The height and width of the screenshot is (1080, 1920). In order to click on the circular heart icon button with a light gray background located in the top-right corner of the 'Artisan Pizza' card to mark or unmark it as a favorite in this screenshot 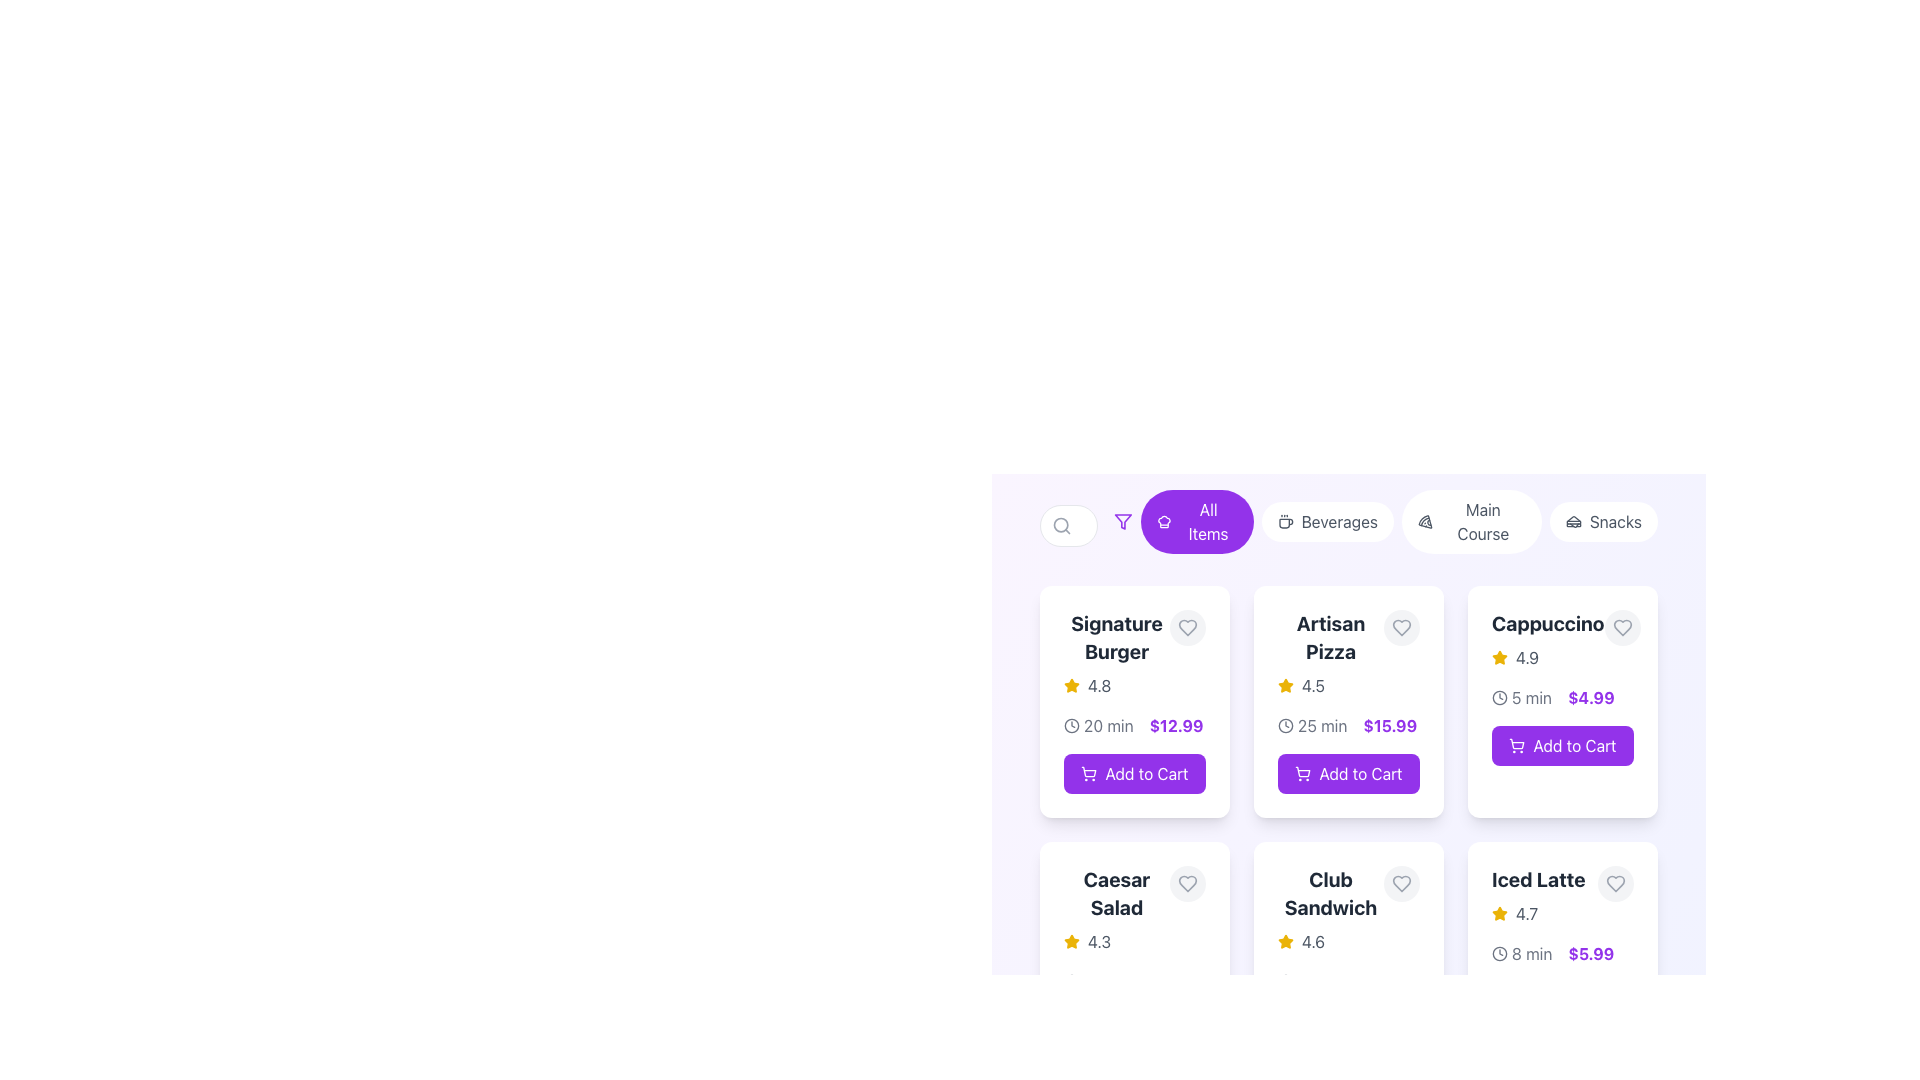, I will do `click(1400, 627)`.